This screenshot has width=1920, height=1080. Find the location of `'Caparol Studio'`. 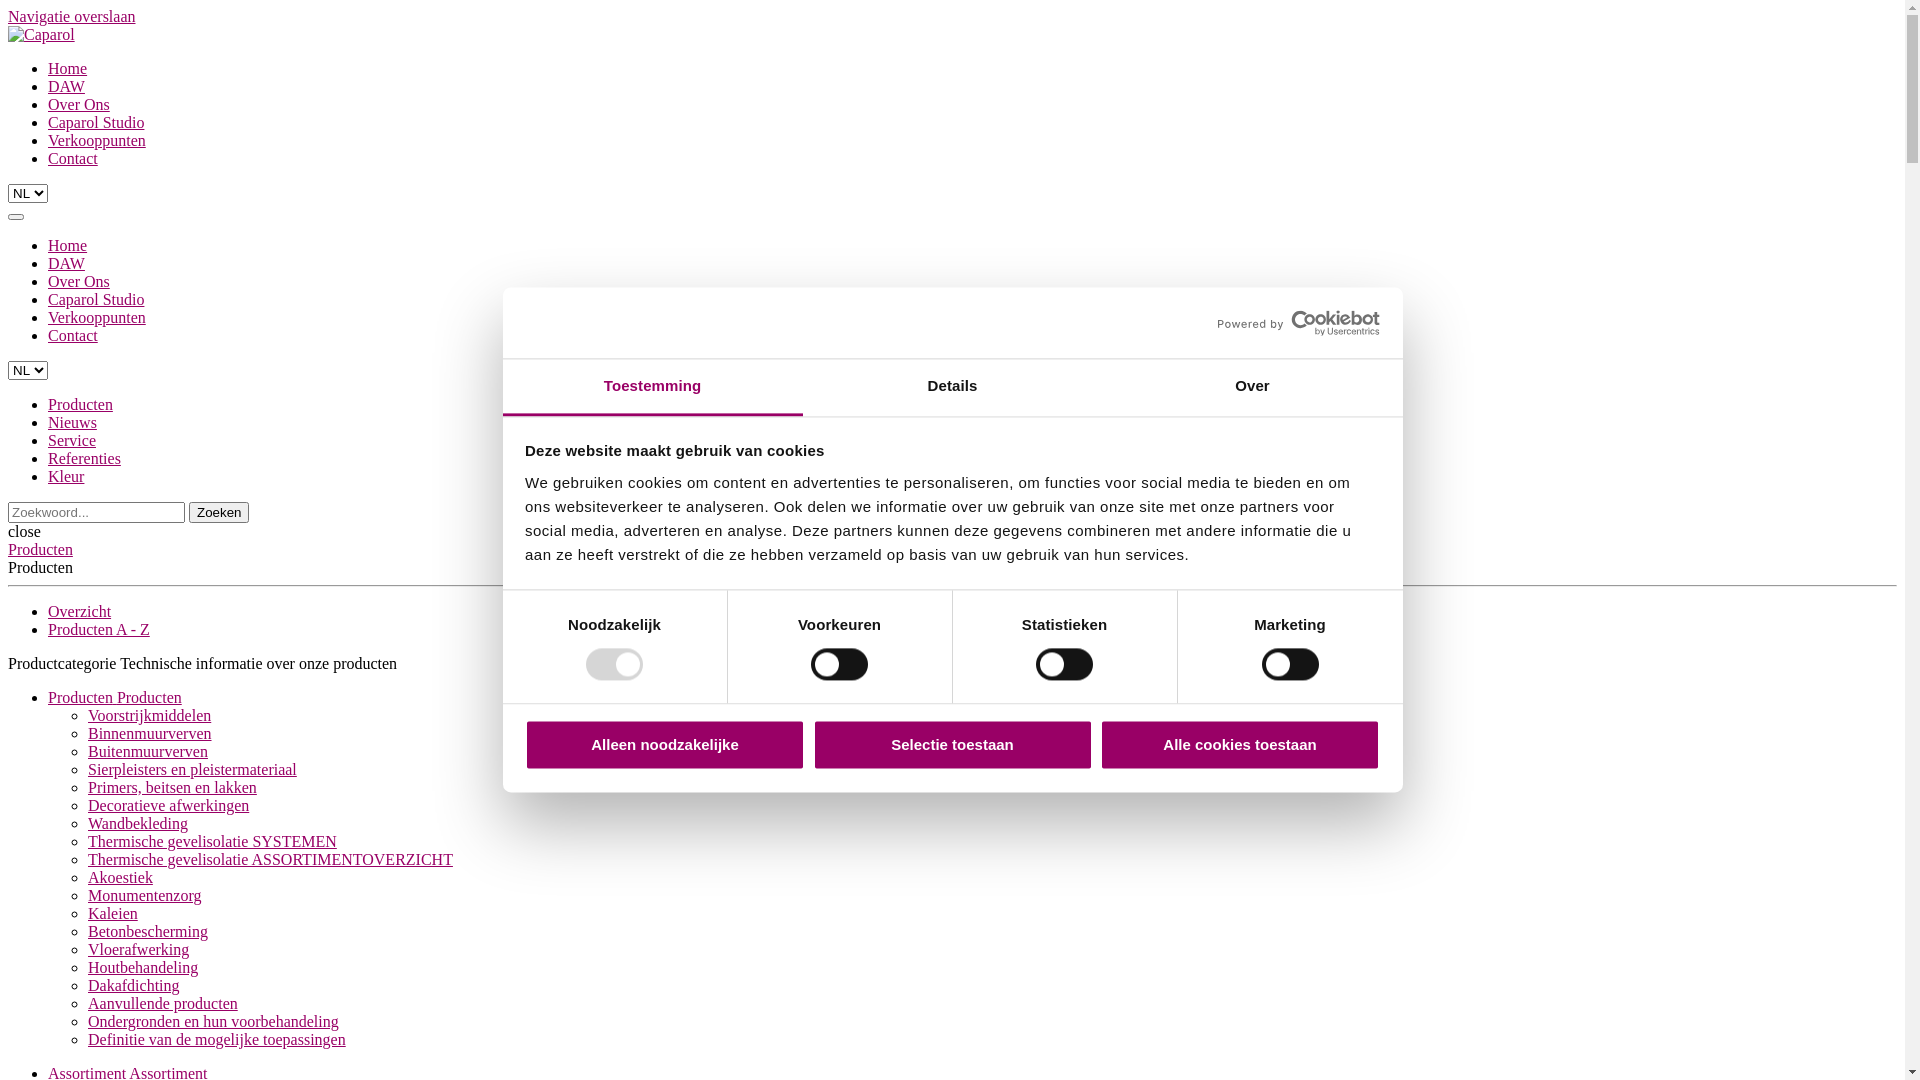

'Caparol Studio' is located at coordinates (95, 122).